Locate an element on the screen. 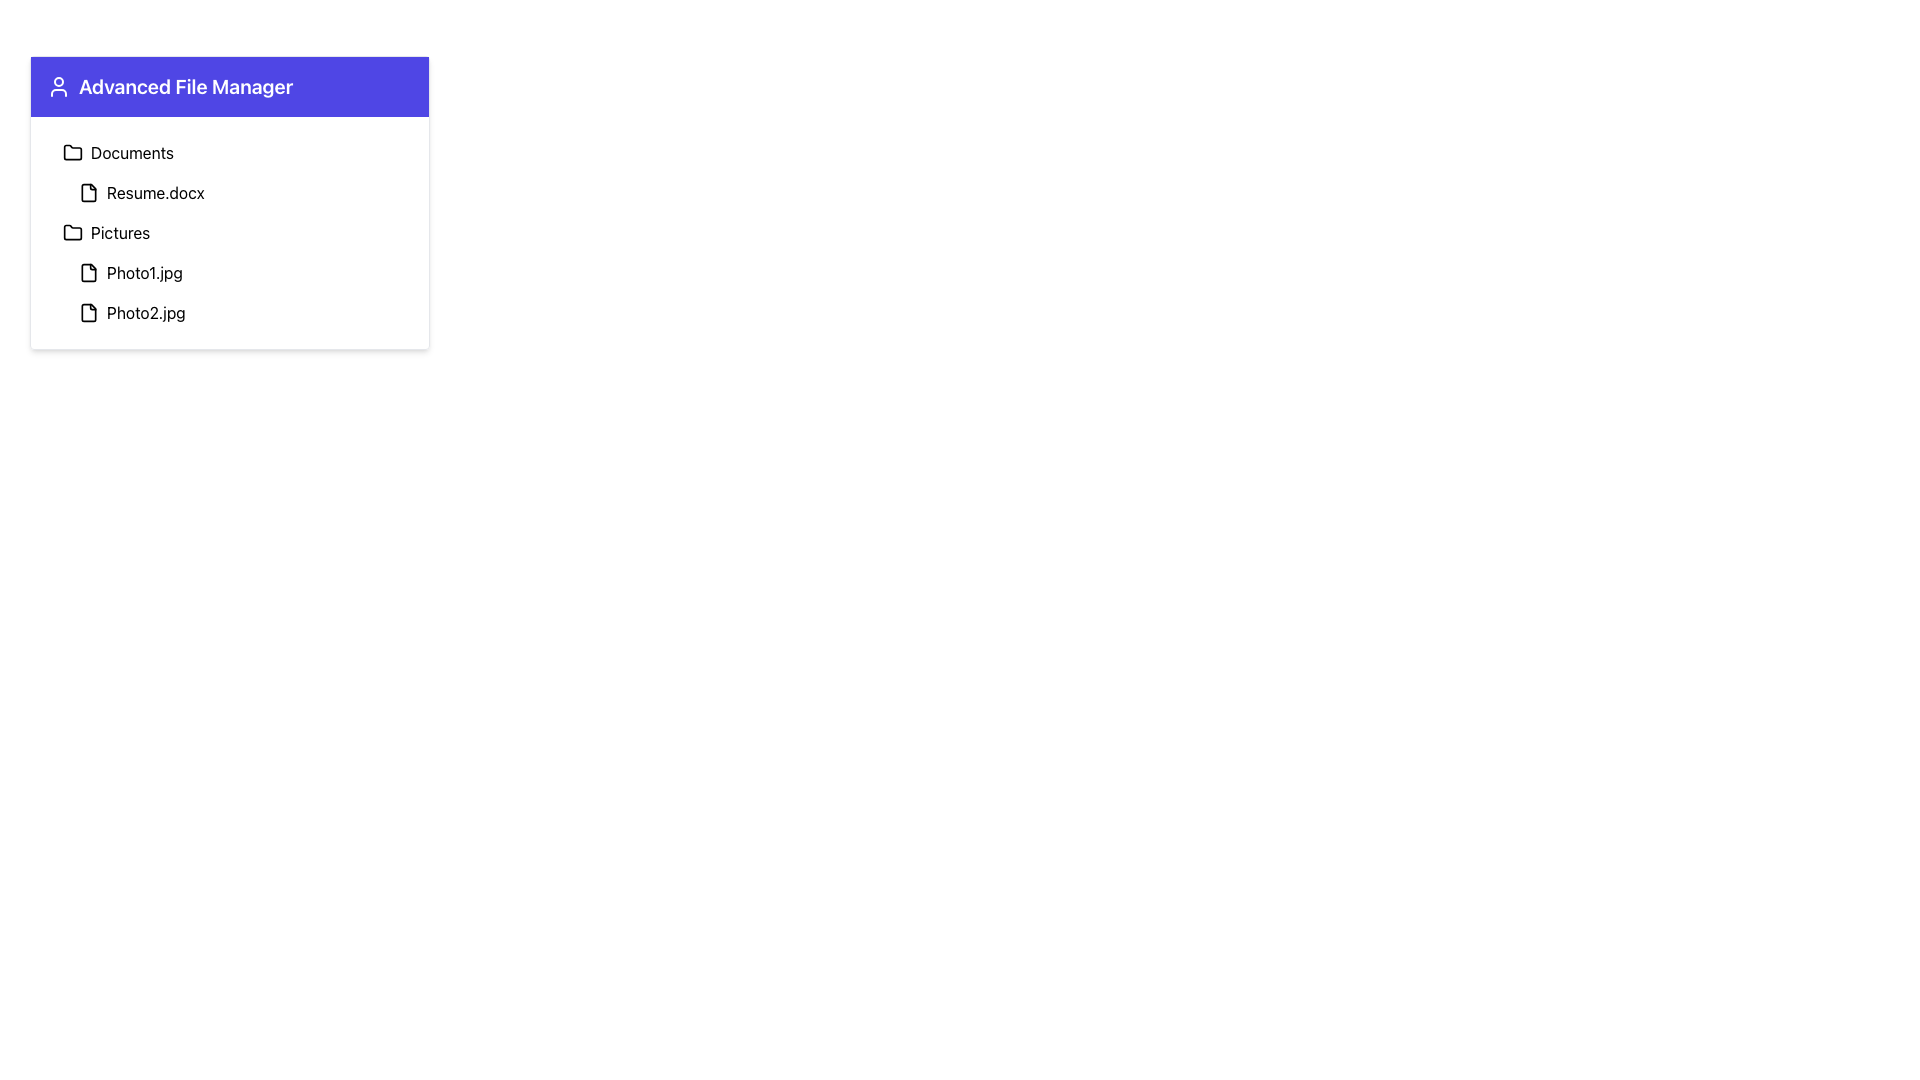 The image size is (1920, 1080). the file type icon next to the text labeled 'Photo1.jpg' in the file manager interface is located at coordinates (88, 273).